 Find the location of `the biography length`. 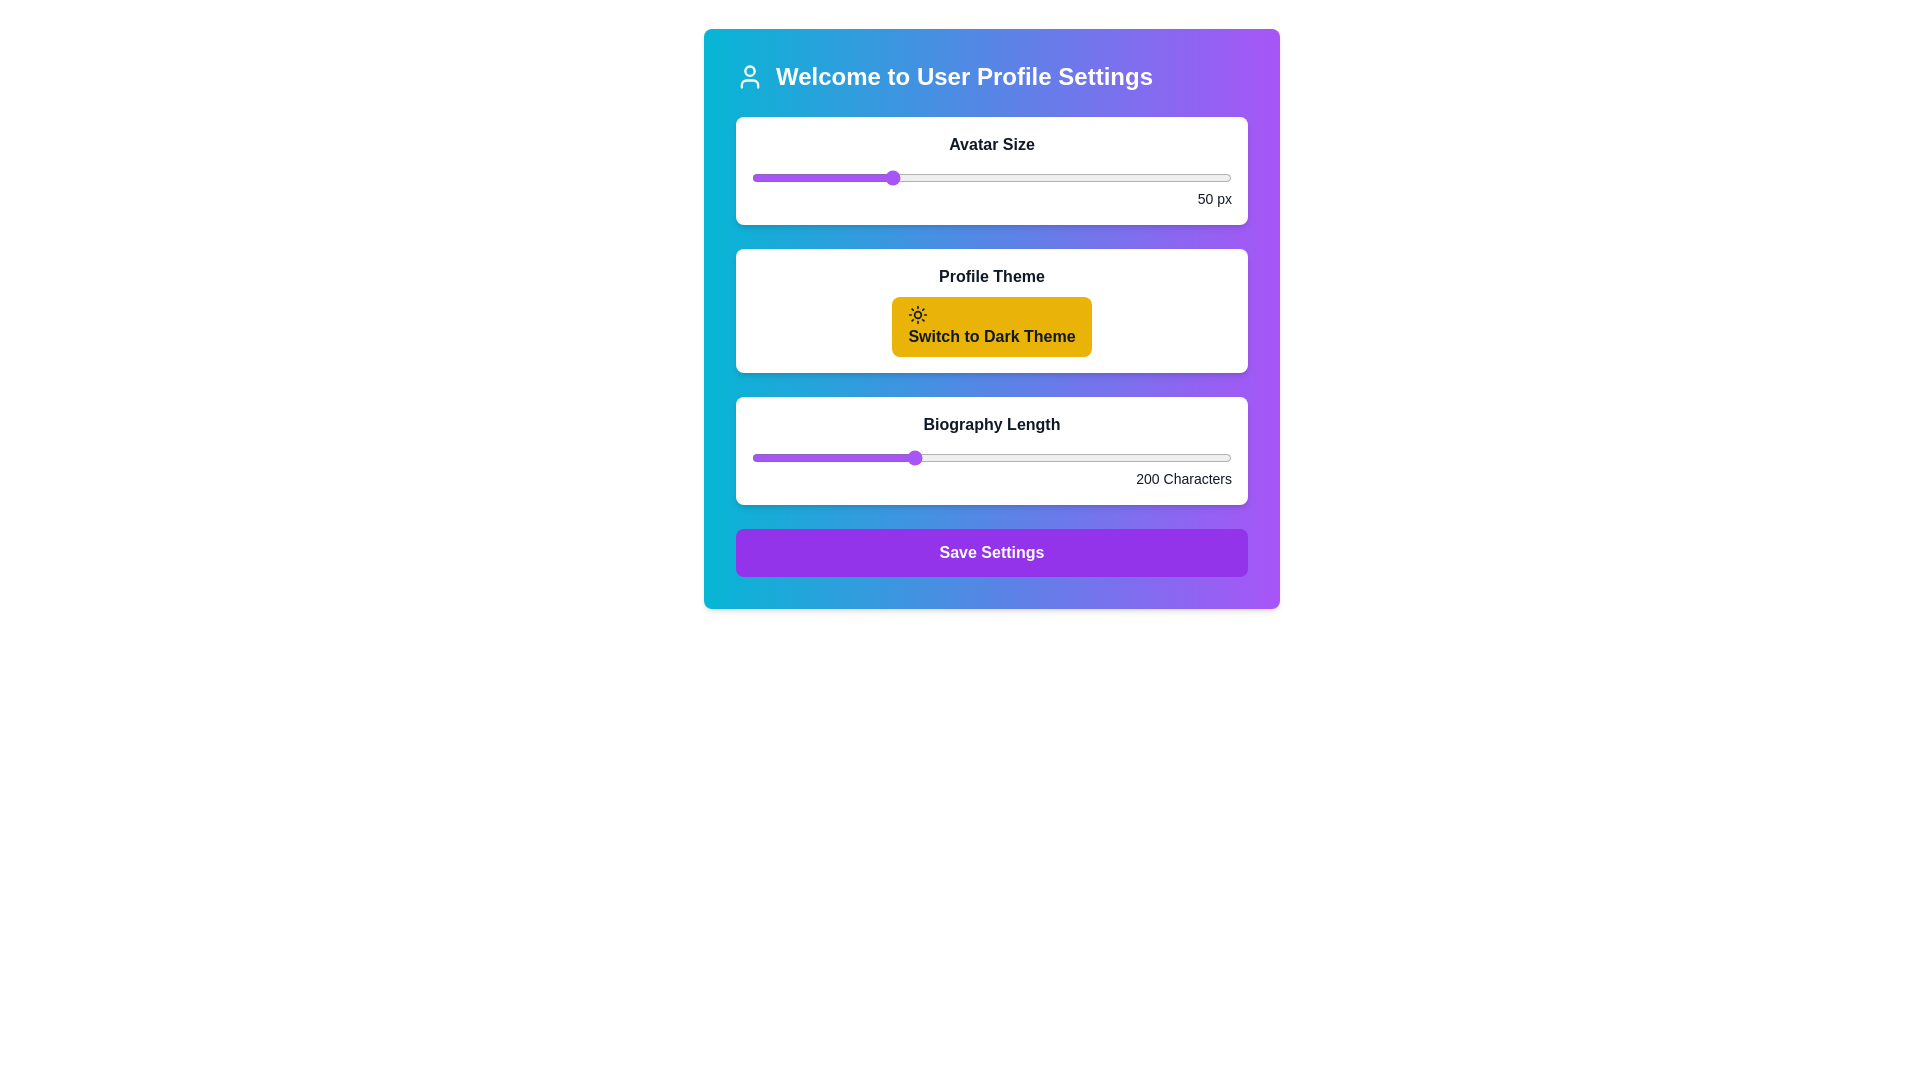

the biography length is located at coordinates (902, 458).